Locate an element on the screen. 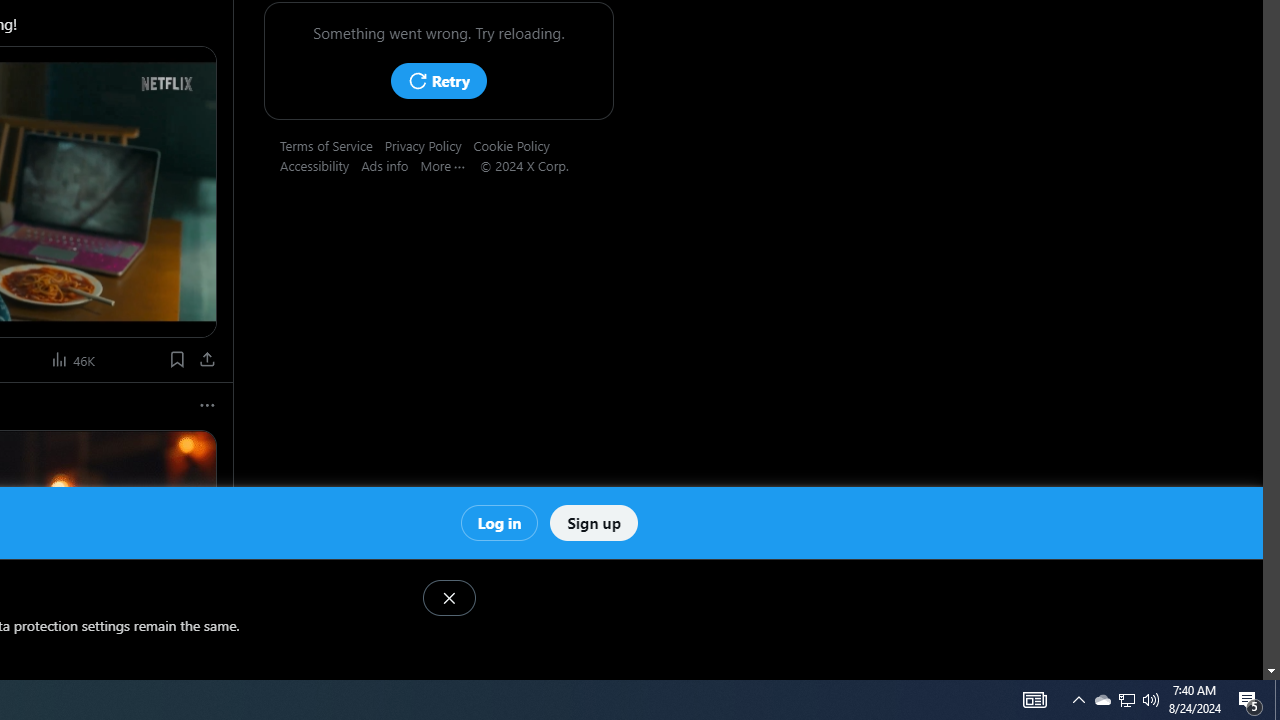 Image resolution: width=1280 pixels, height=720 pixels. 'Log in' is located at coordinates (499, 521).